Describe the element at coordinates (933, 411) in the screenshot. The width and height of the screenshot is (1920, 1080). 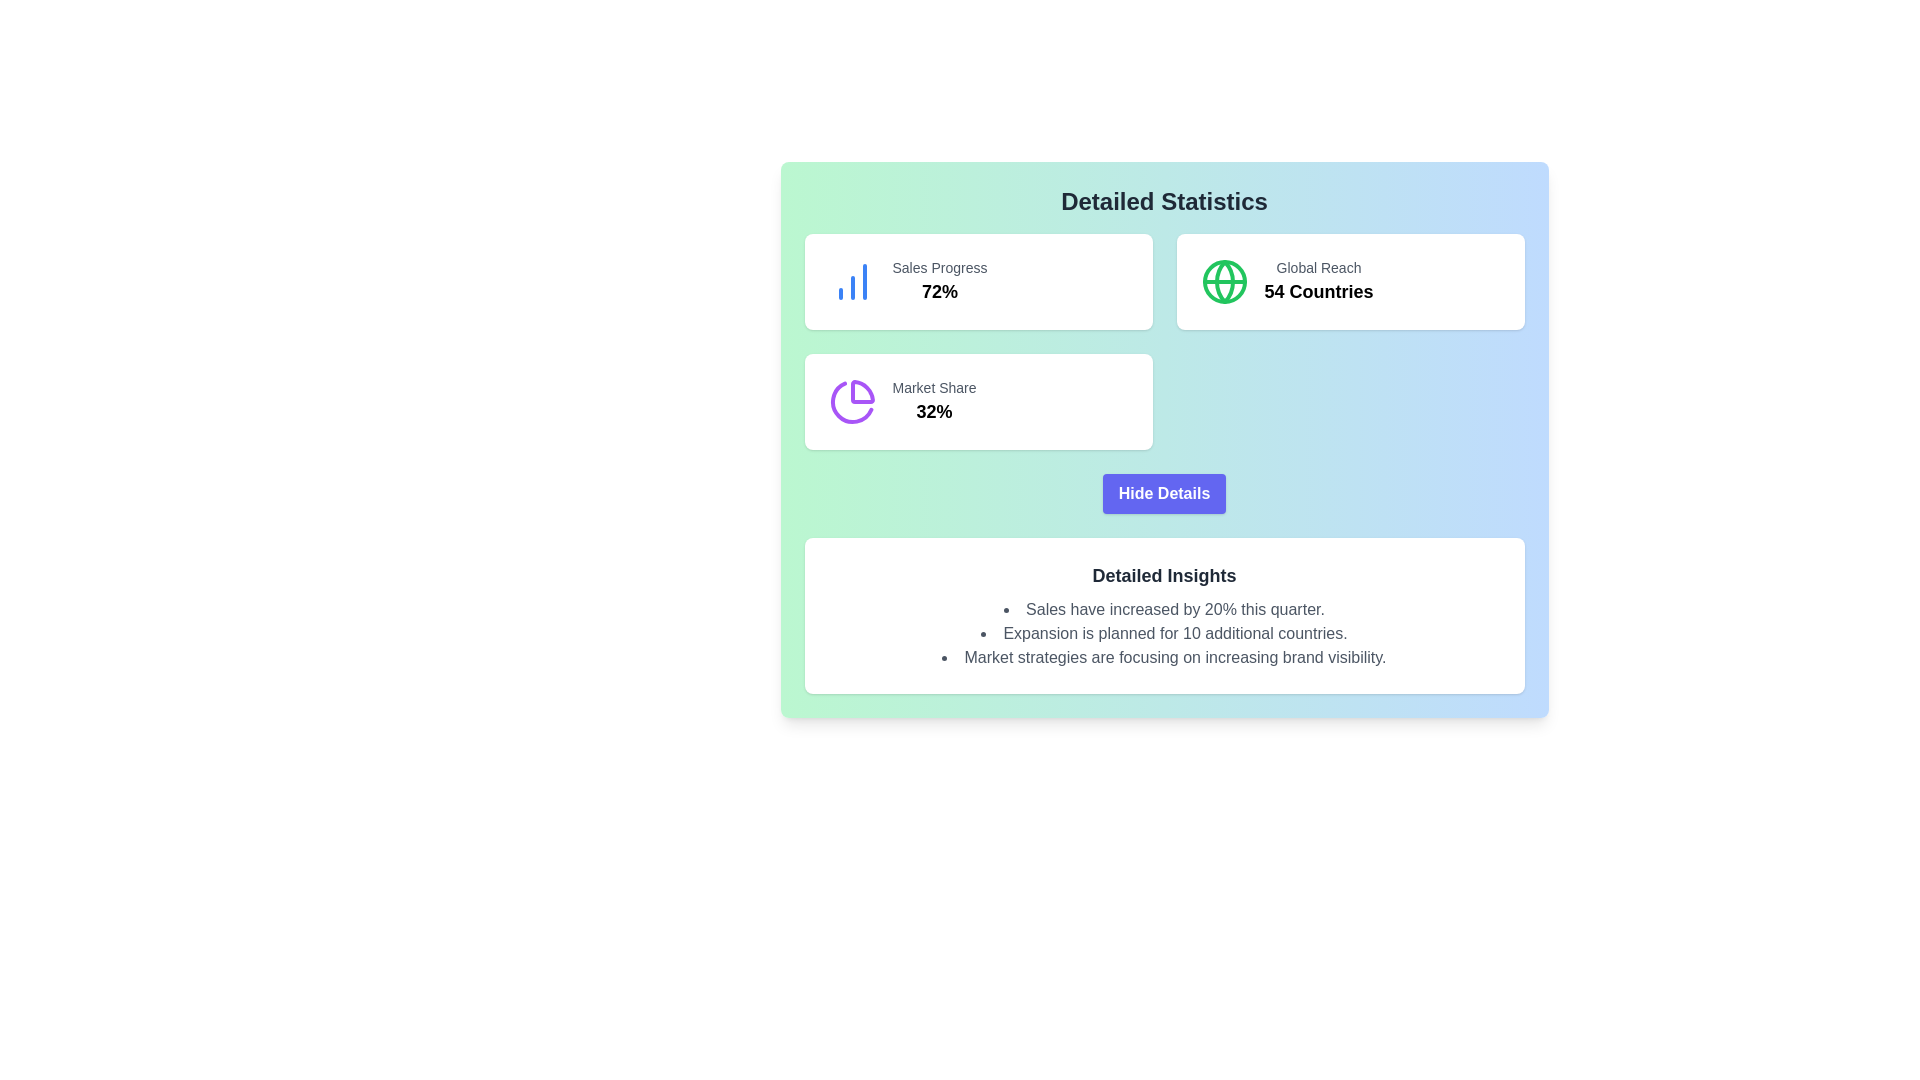
I see `the informational text label displaying the percentage value related to 'Market Share', located below the 'Market Share' text in the lower-left quadrant of the interface` at that location.